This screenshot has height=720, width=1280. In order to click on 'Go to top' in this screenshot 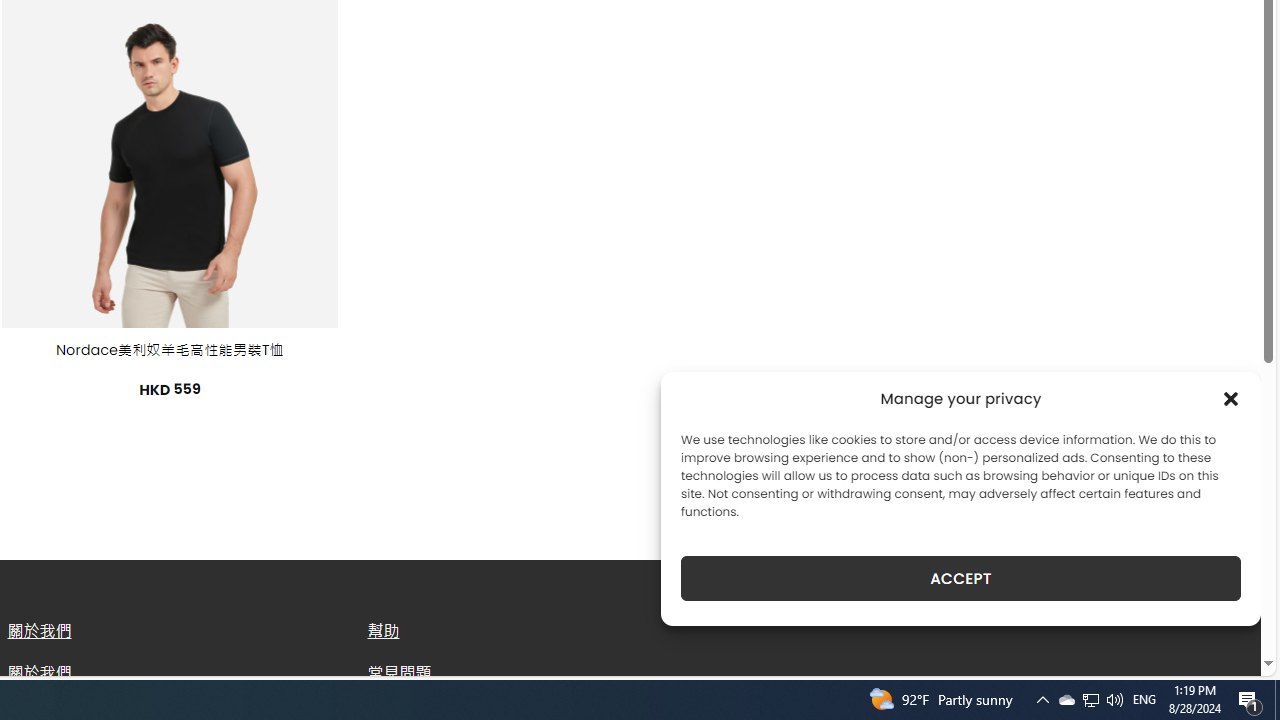, I will do `click(1219, 648)`.